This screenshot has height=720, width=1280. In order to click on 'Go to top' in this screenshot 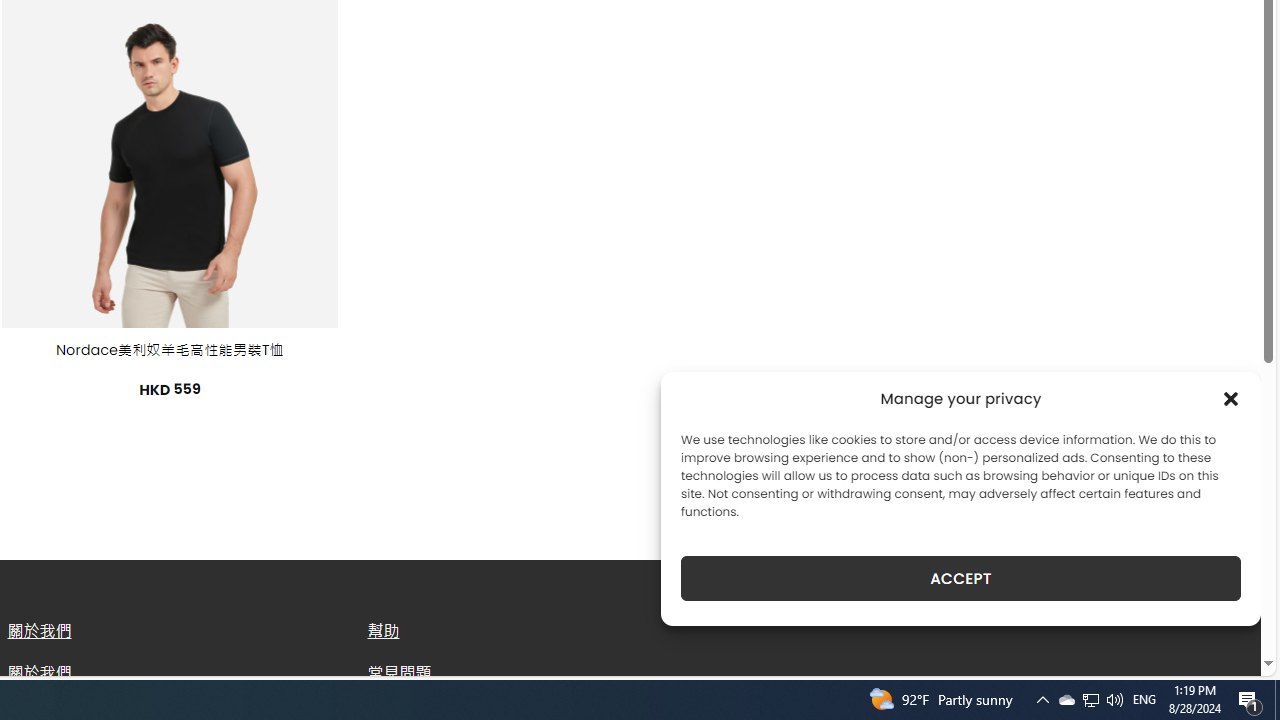, I will do `click(1219, 648)`.